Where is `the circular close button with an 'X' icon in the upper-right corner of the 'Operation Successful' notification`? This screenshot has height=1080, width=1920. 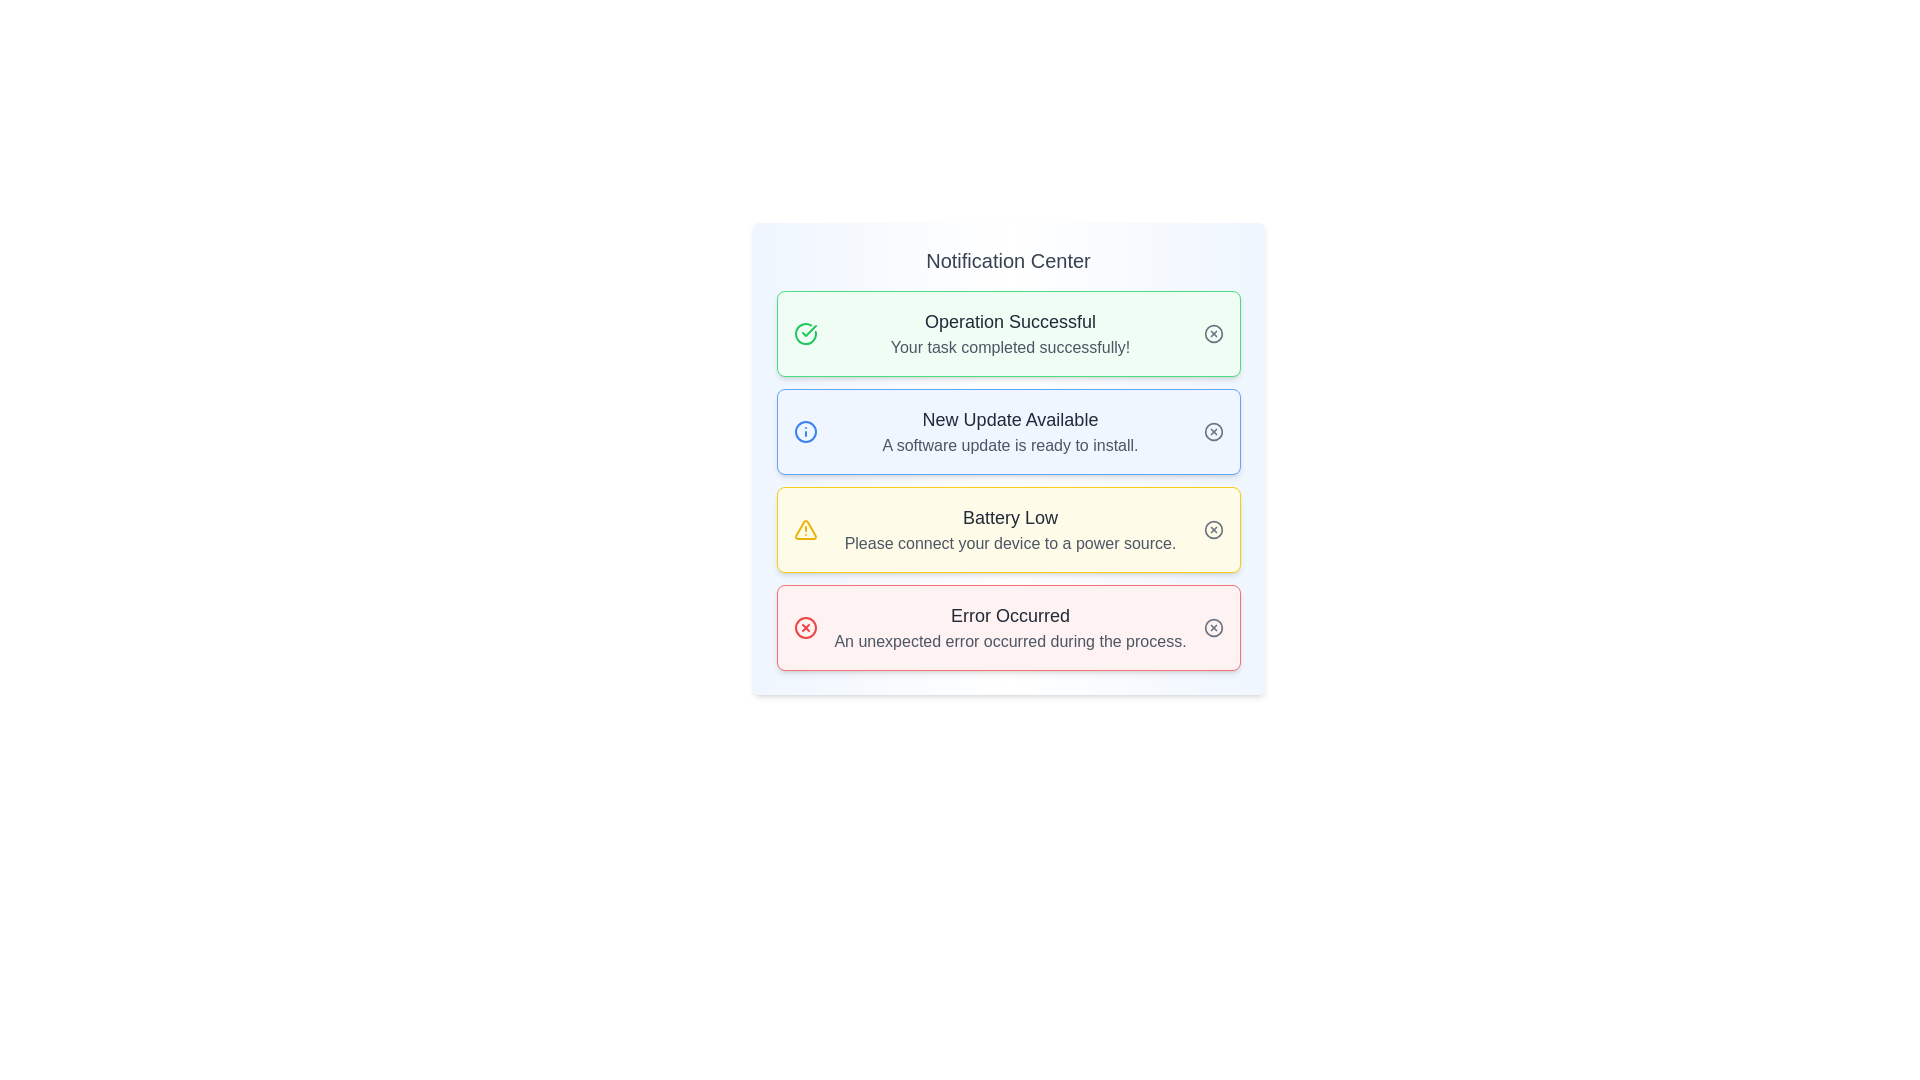
the circular close button with an 'X' icon in the upper-right corner of the 'Operation Successful' notification is located at coordinates (1212, 333).